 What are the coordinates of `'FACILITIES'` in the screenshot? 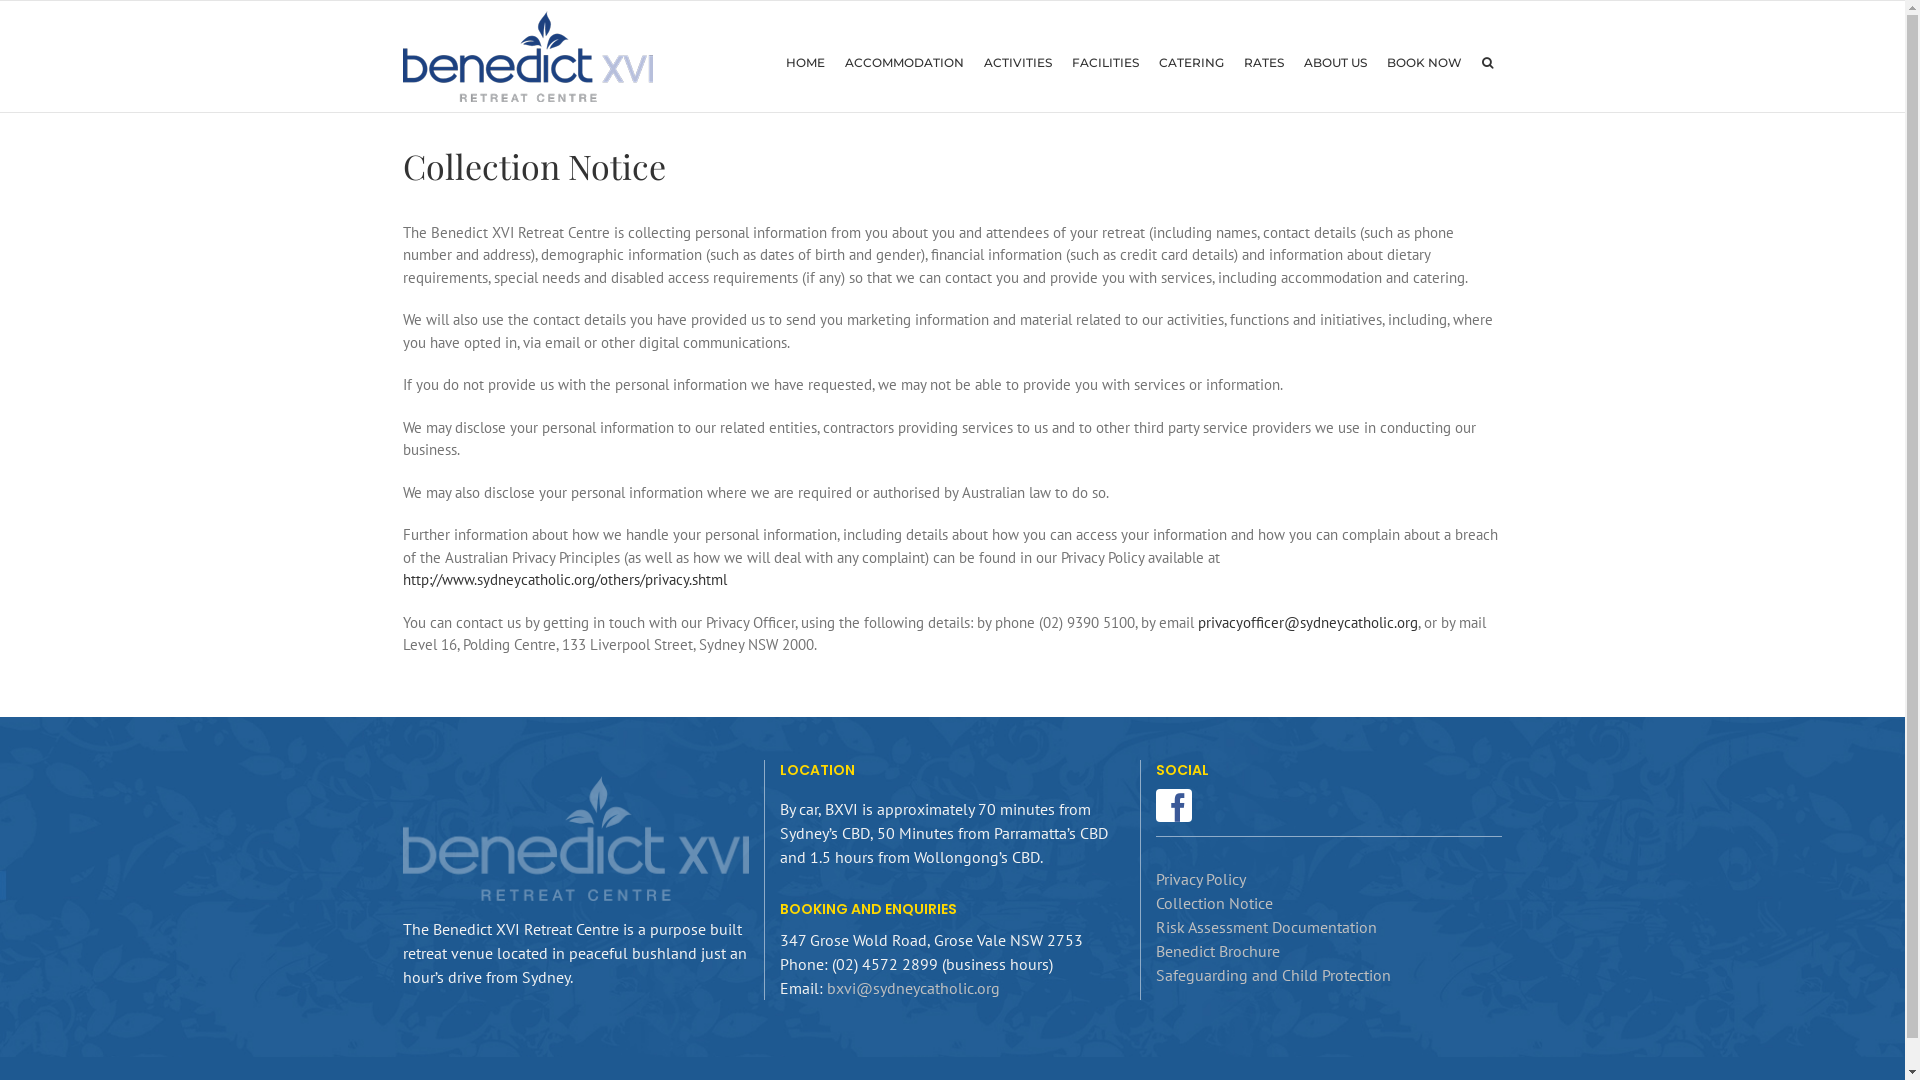 It's located at (1060, 61).